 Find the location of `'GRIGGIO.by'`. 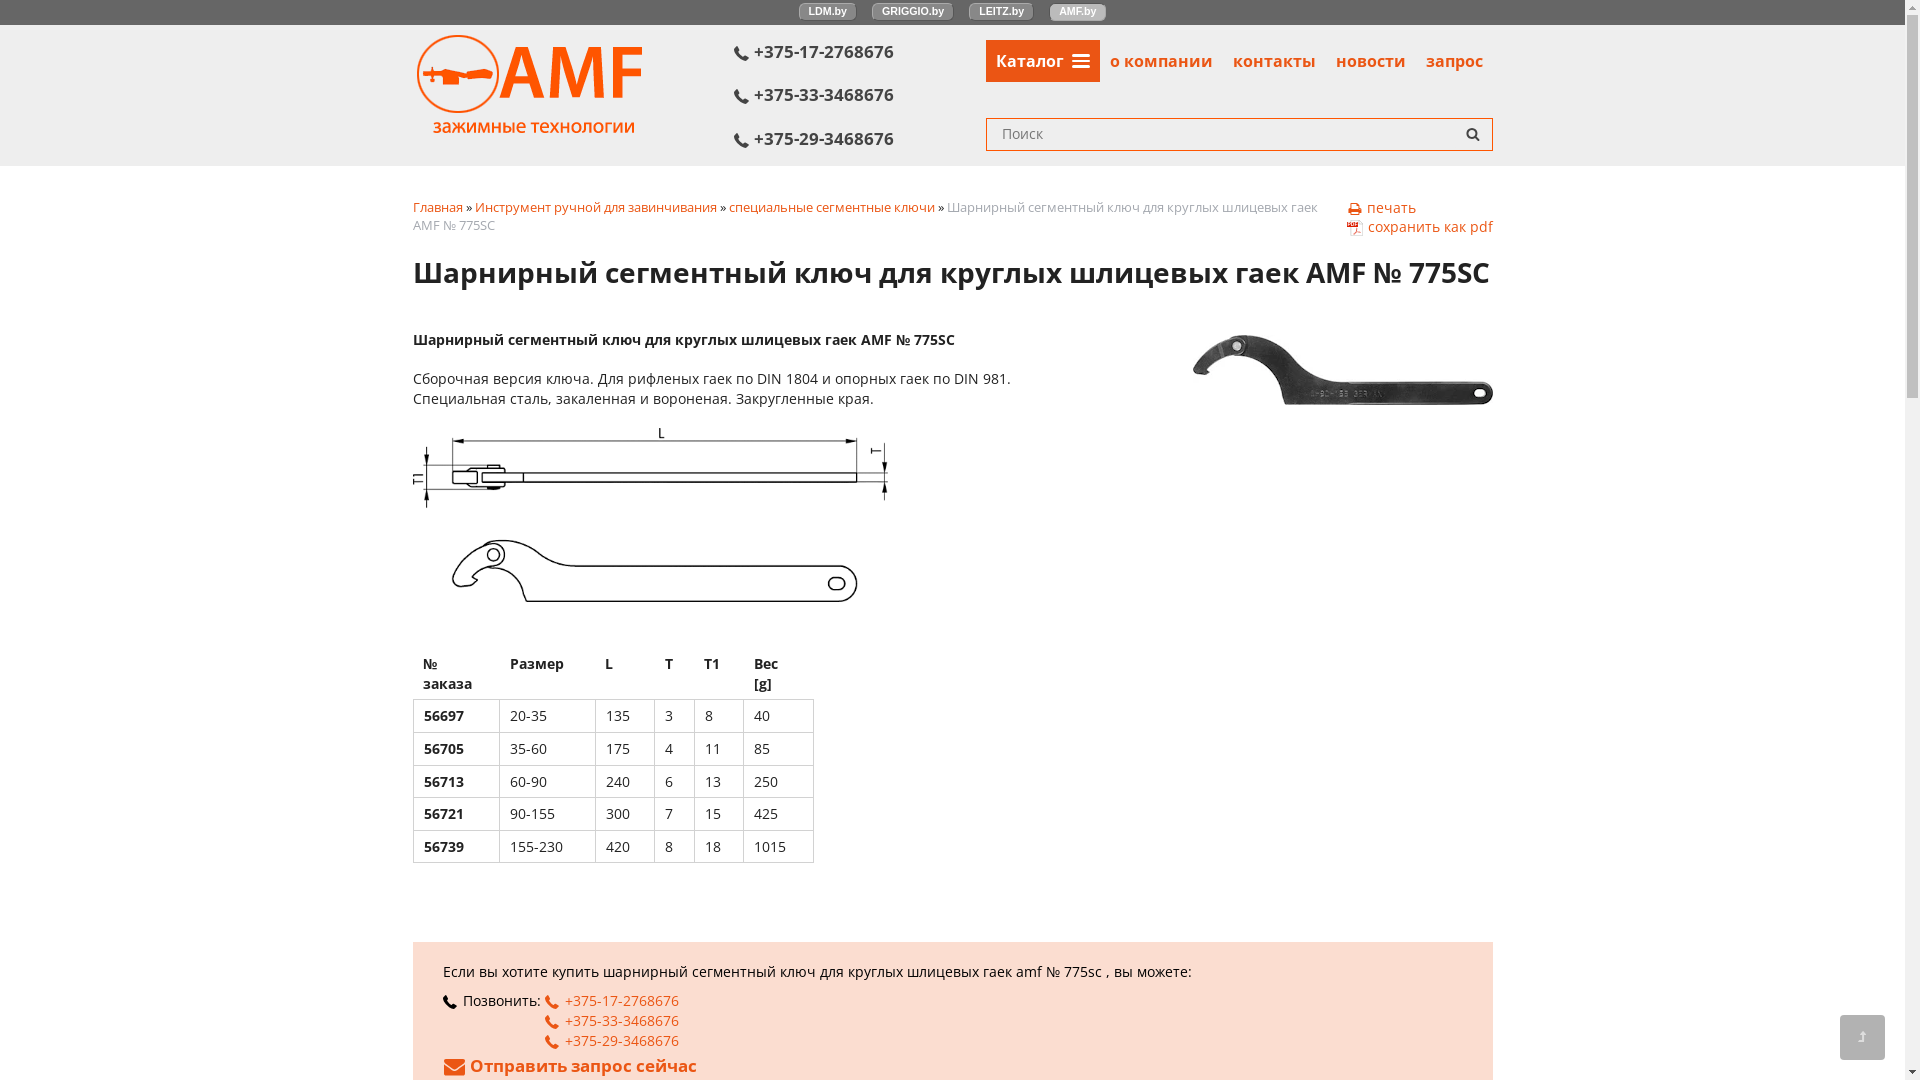

'GRIGGIO.by' is located at coordinates (911, 11).